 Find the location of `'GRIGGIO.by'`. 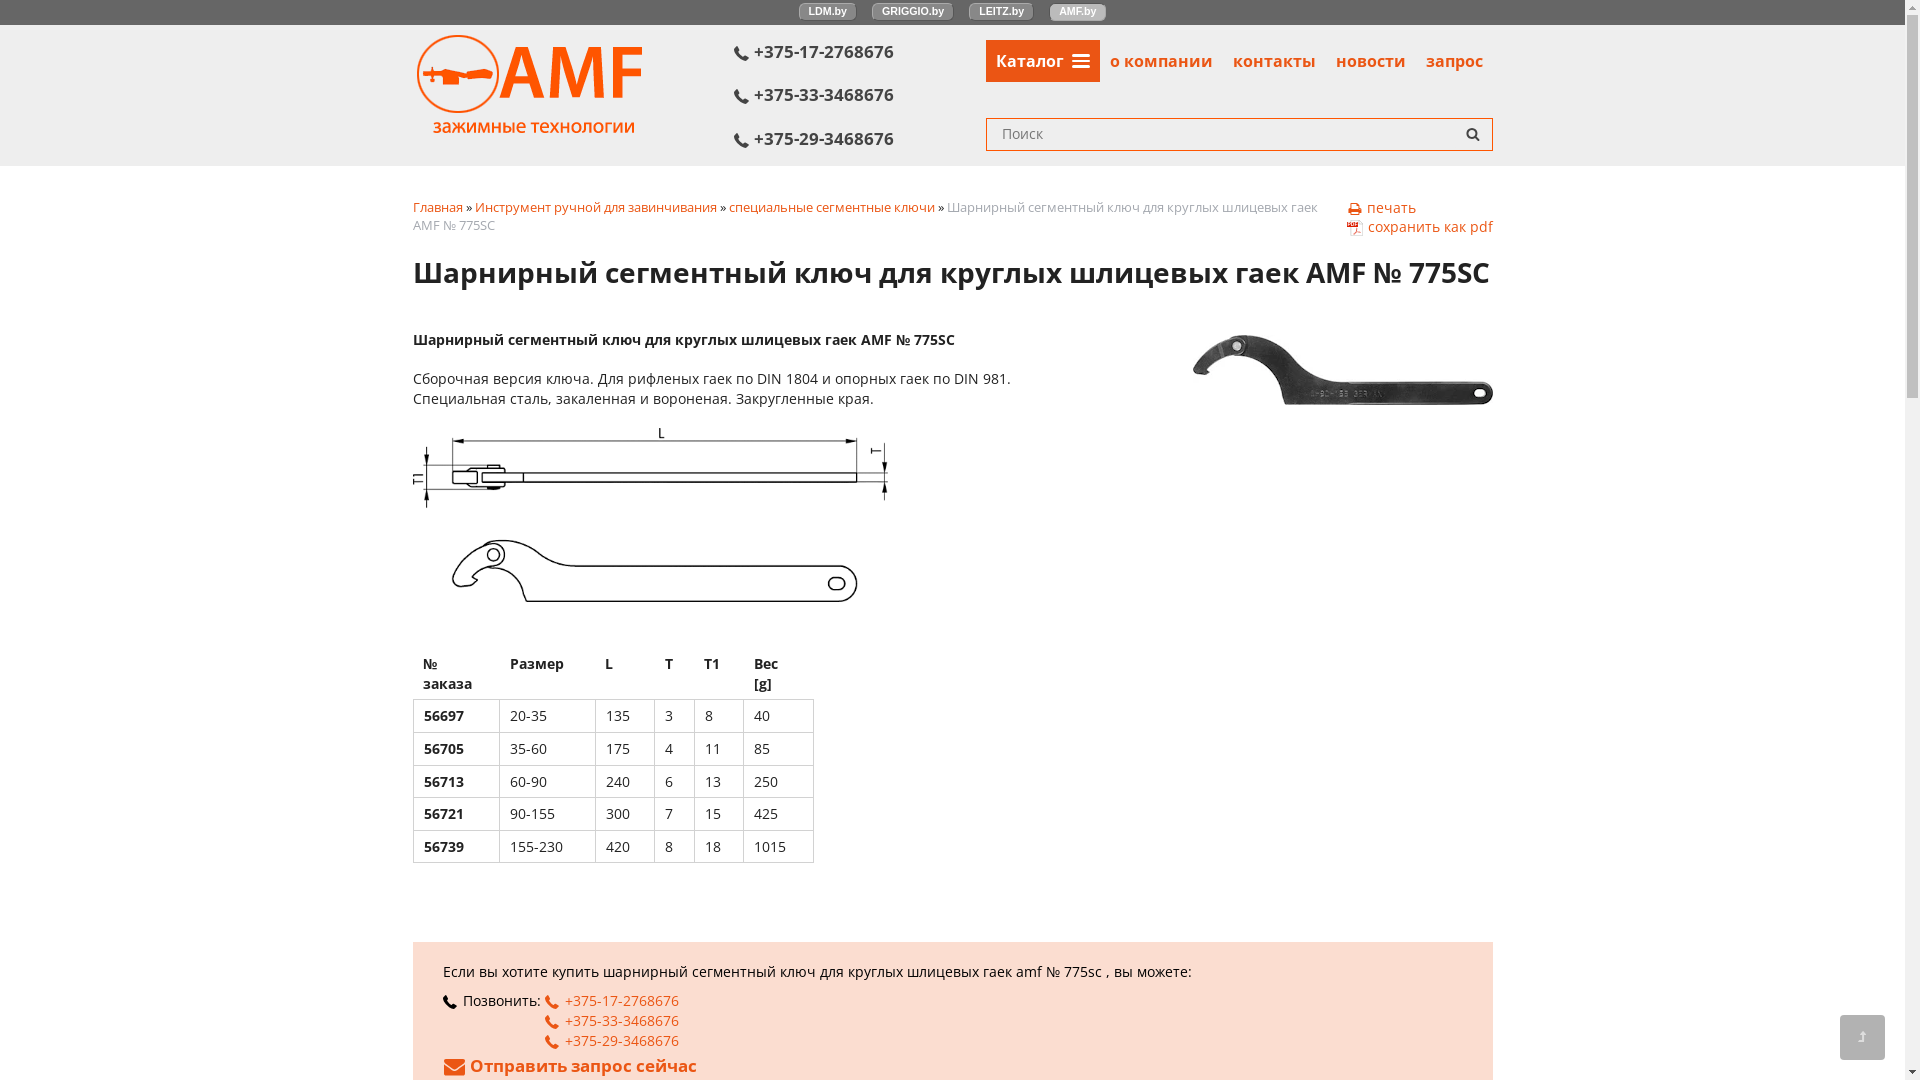

'GRIGGIO.by' is located at coordinates (911, 11).